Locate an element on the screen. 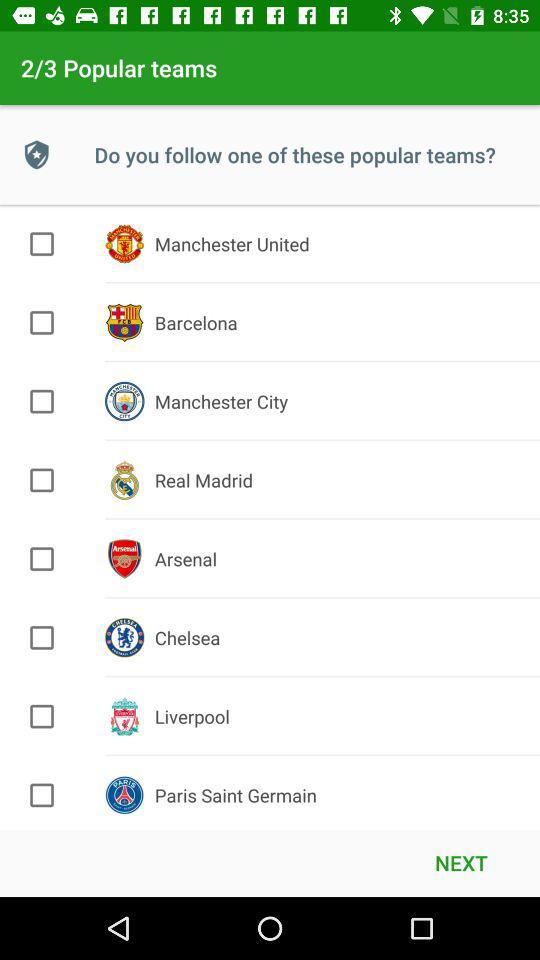  the next item is located at coordinates (461, 861).